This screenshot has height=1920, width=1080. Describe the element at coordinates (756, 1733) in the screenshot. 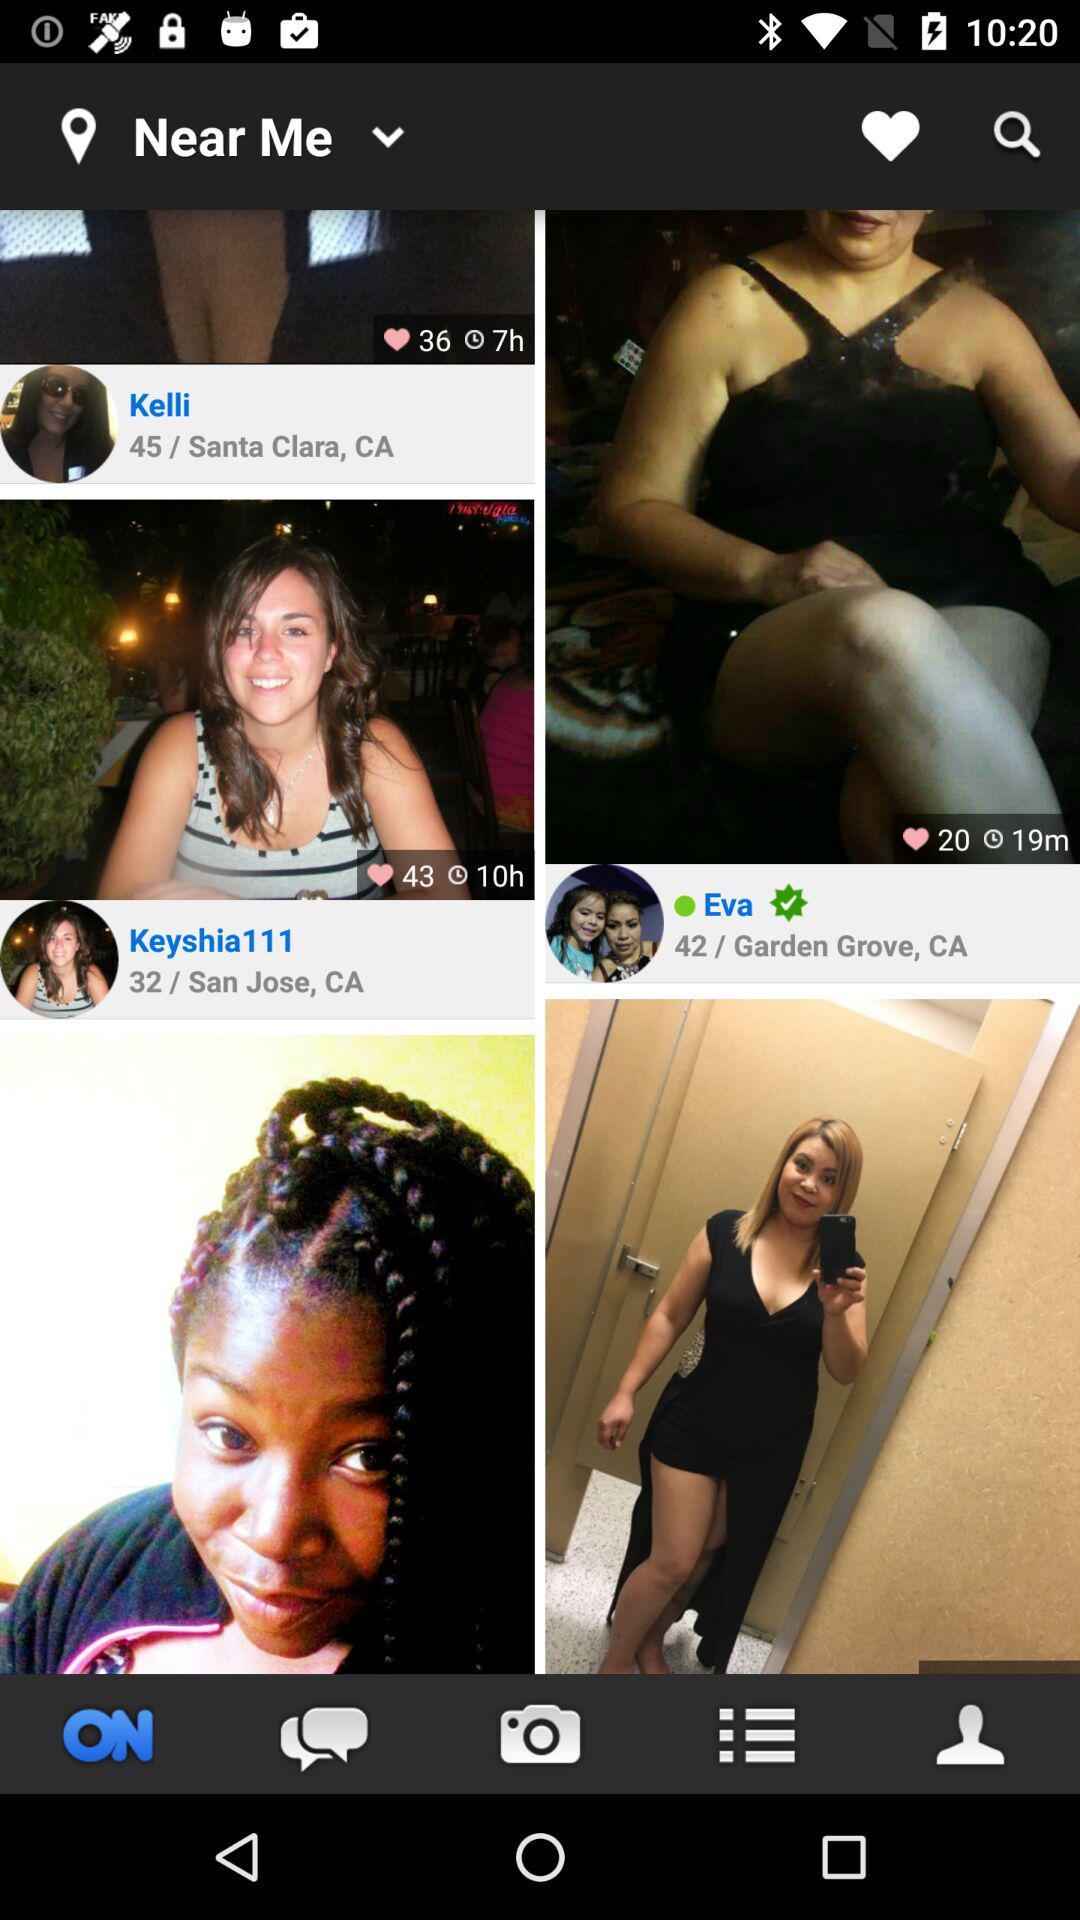

I see `the list icon` at that location.